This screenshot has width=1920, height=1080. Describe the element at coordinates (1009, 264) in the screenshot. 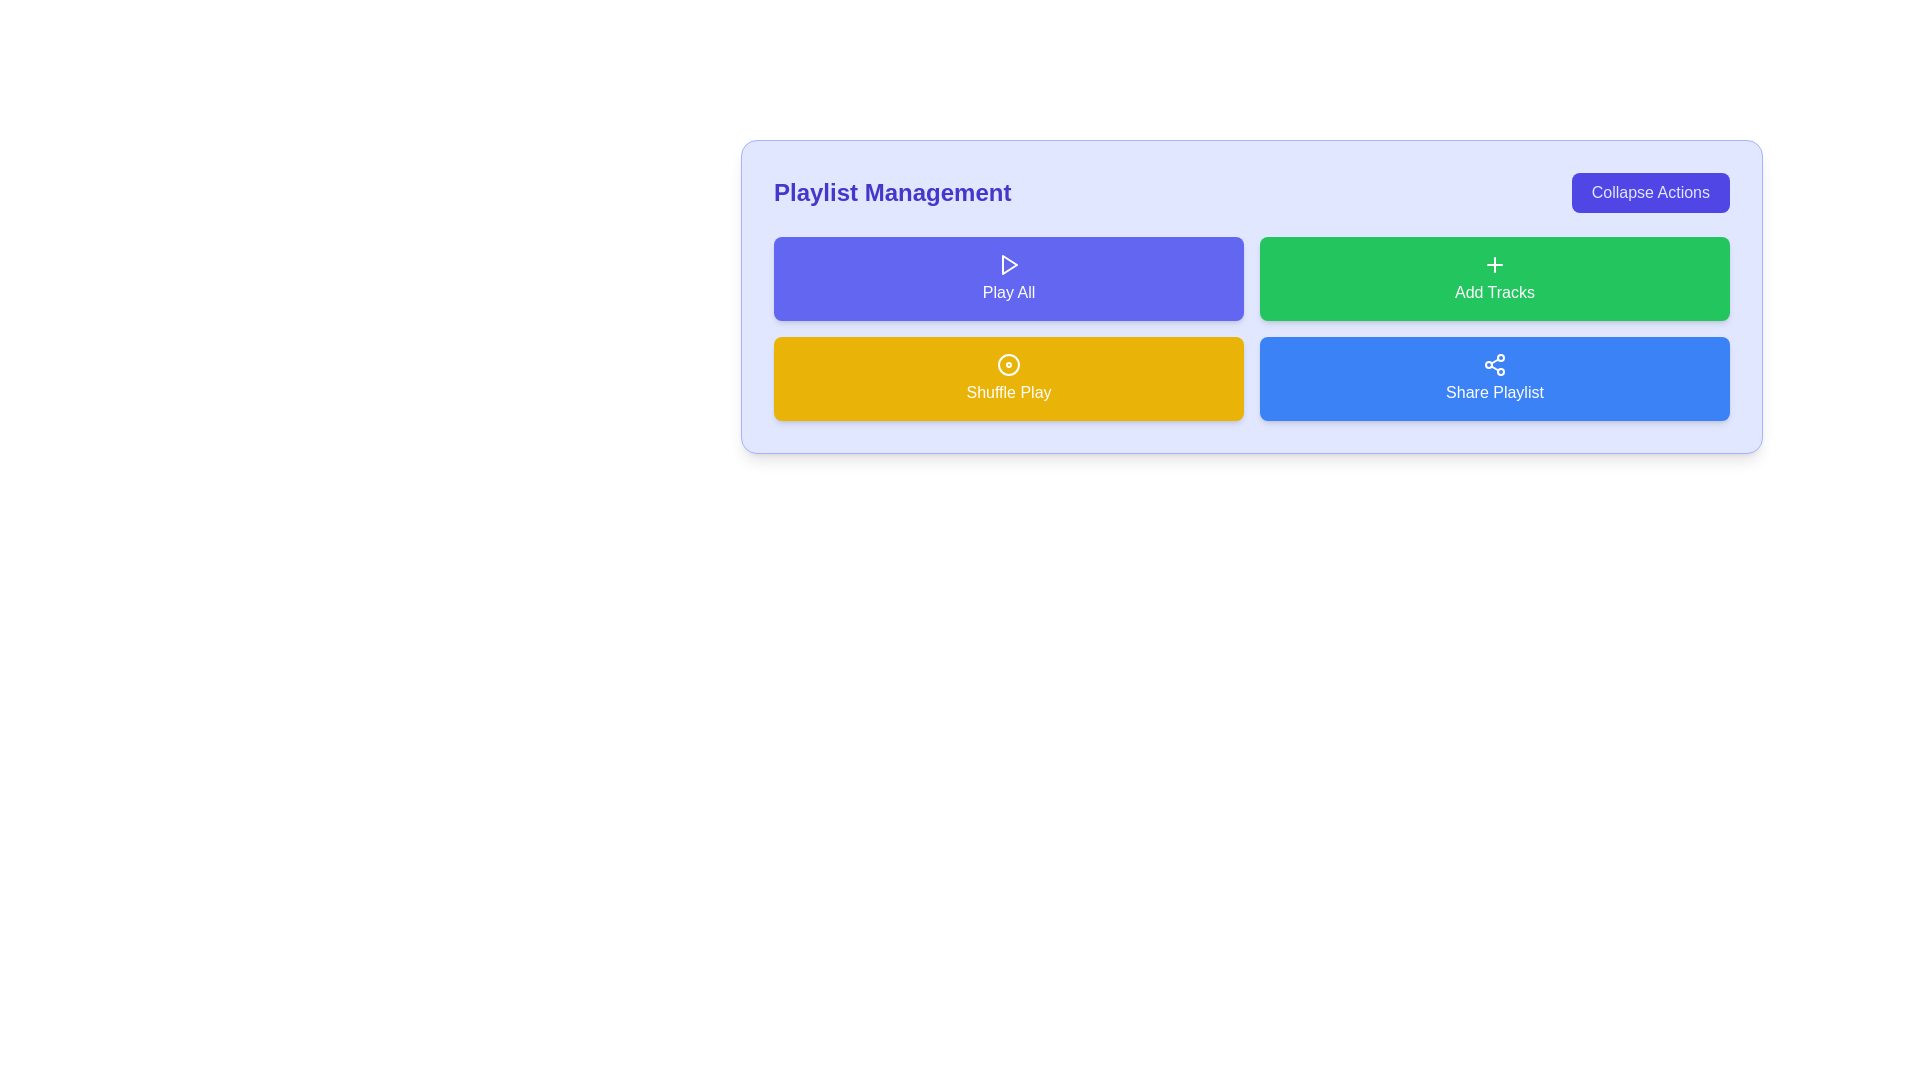

I see `the triangular play icon located within the 'Play All' button in the top-left region of the interface` at that location.